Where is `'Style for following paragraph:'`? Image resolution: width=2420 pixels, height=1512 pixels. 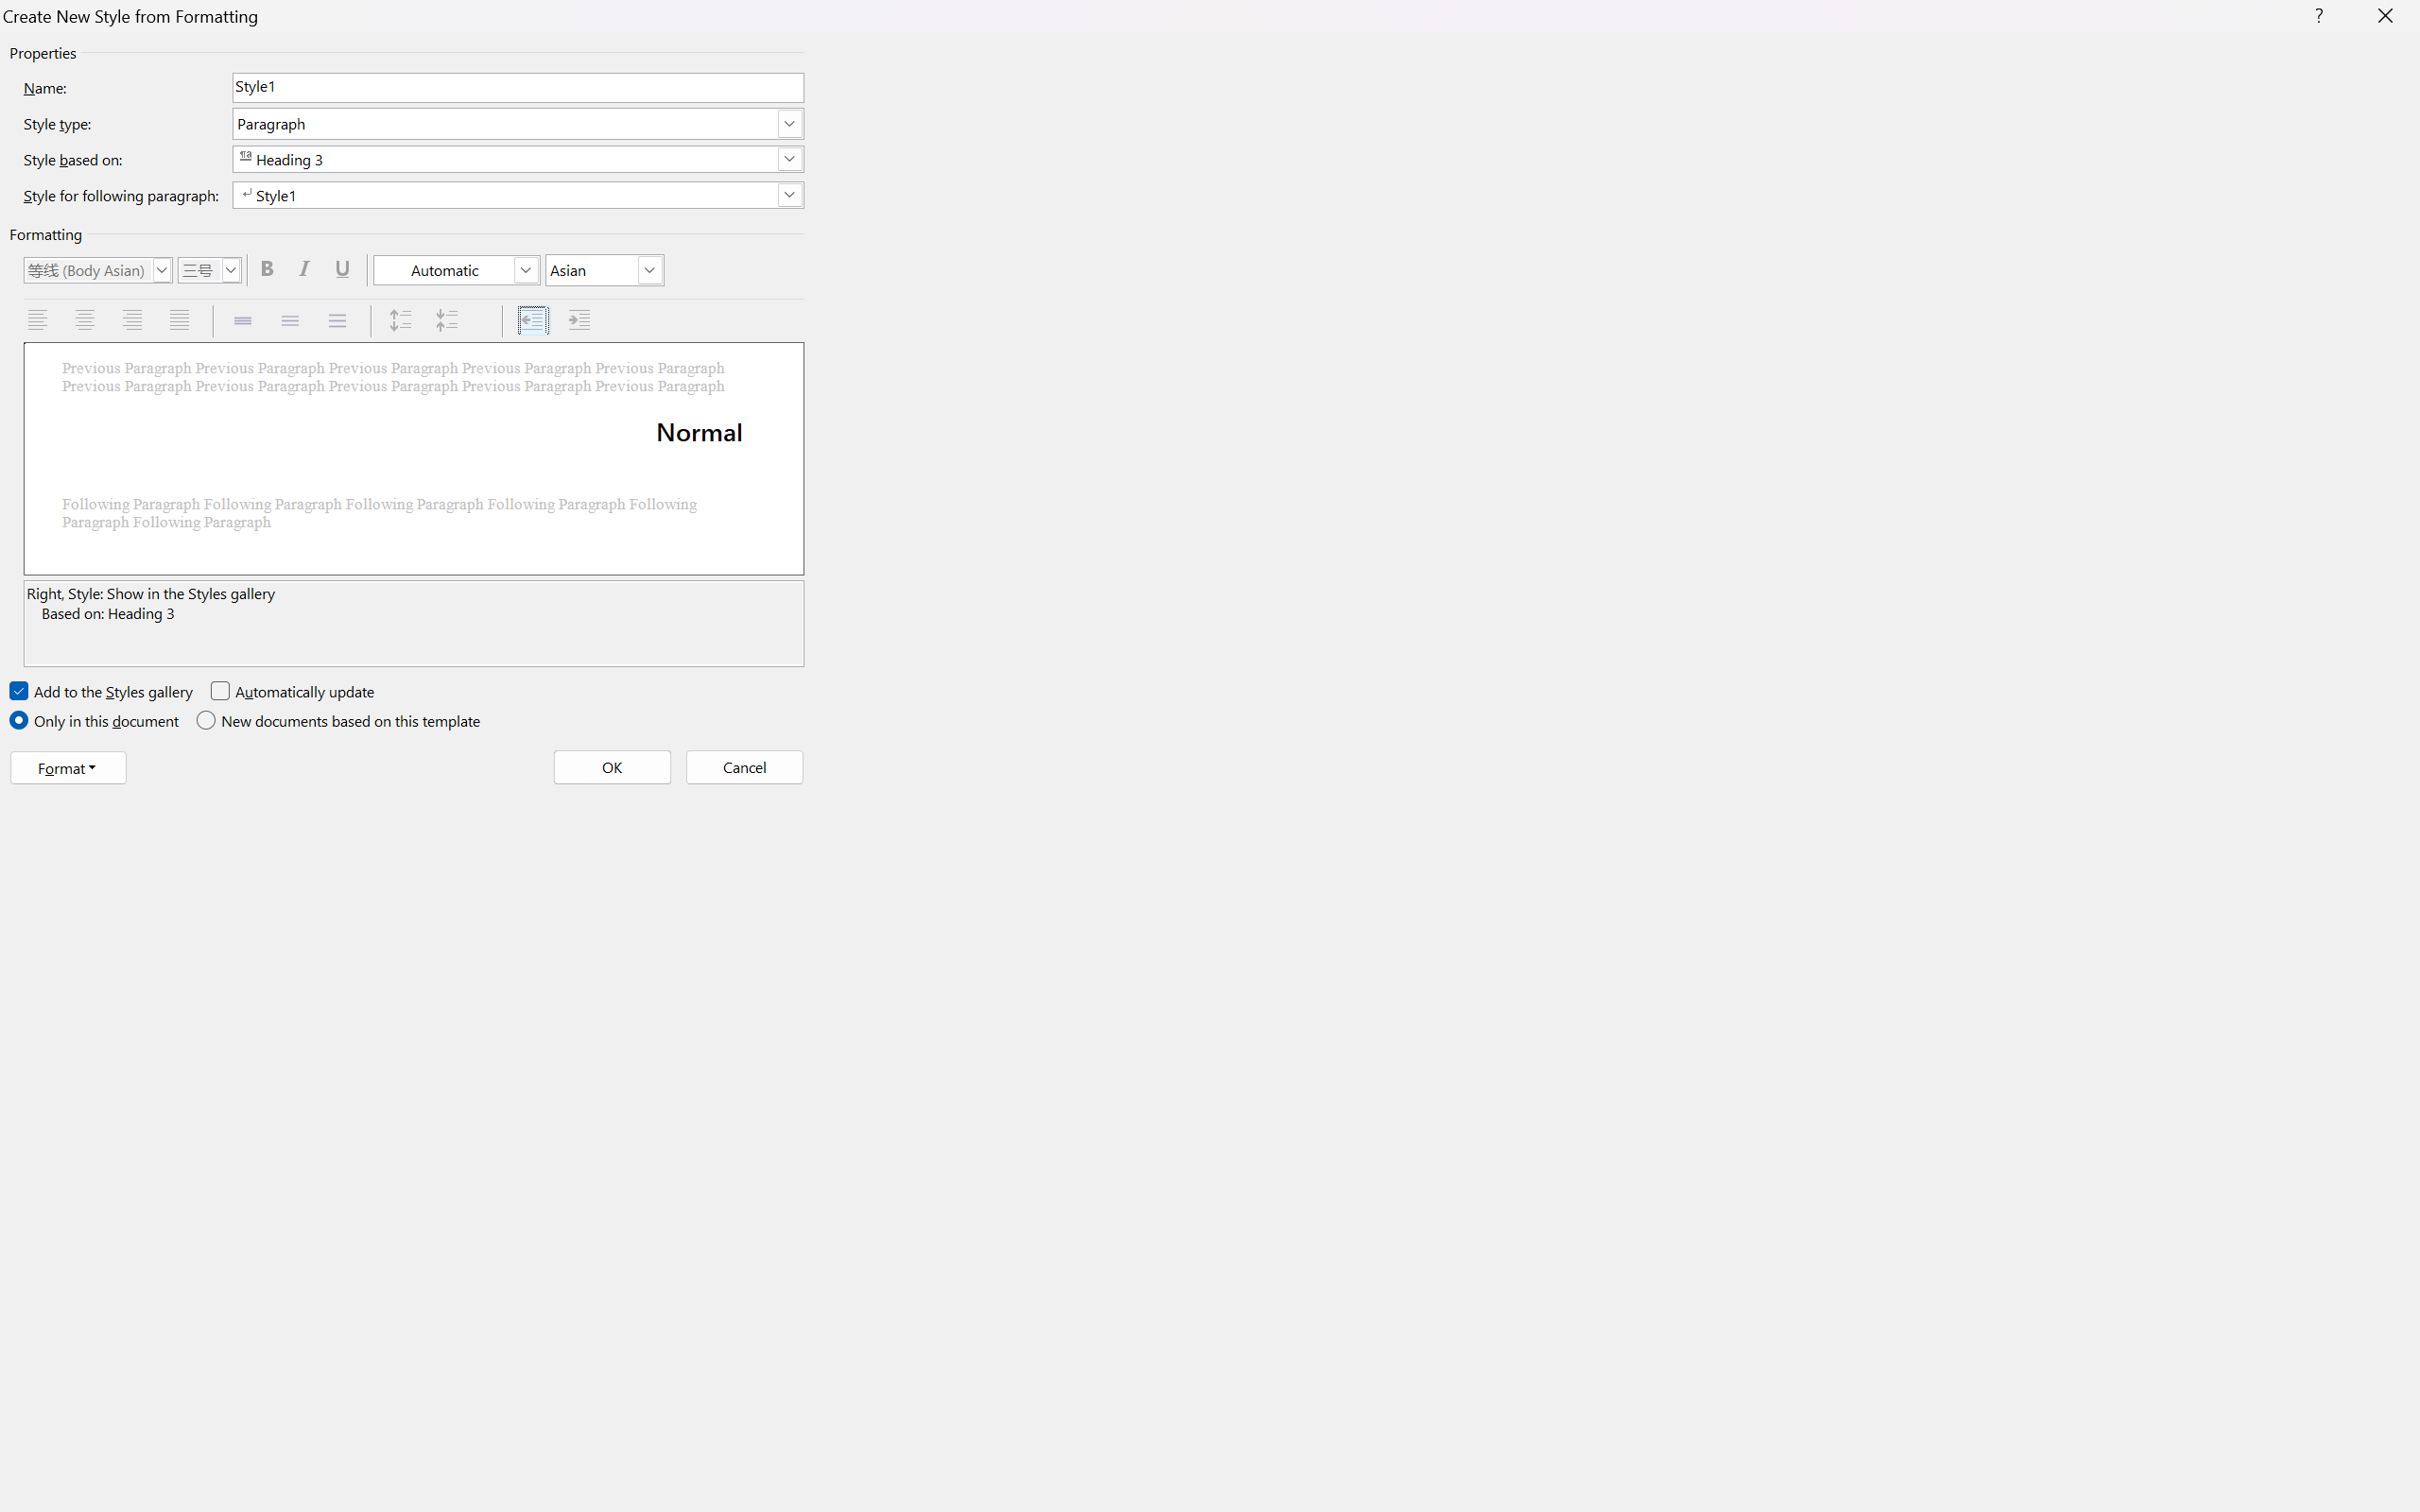
'Style for following paragraph:' is located at coordinates (516, 194).